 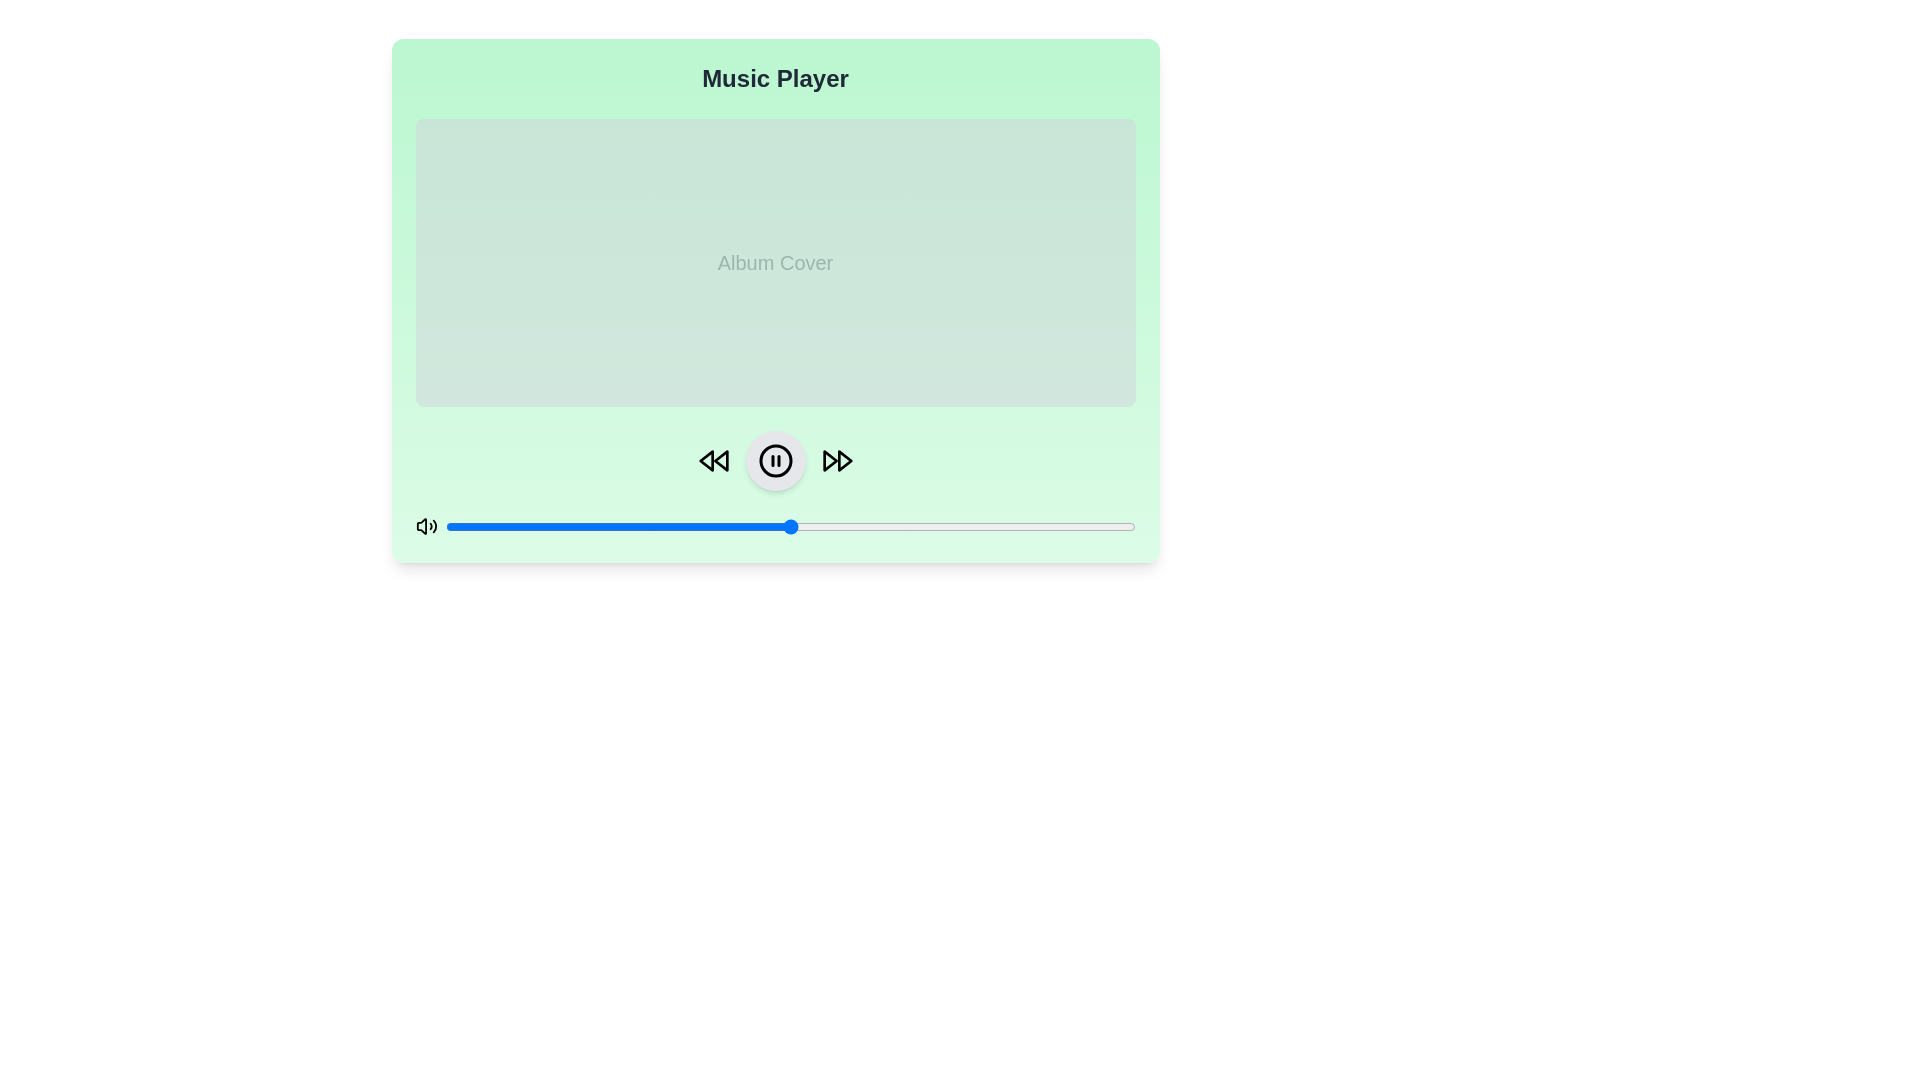 I want to click on volume level, so click(x=501, y=526).